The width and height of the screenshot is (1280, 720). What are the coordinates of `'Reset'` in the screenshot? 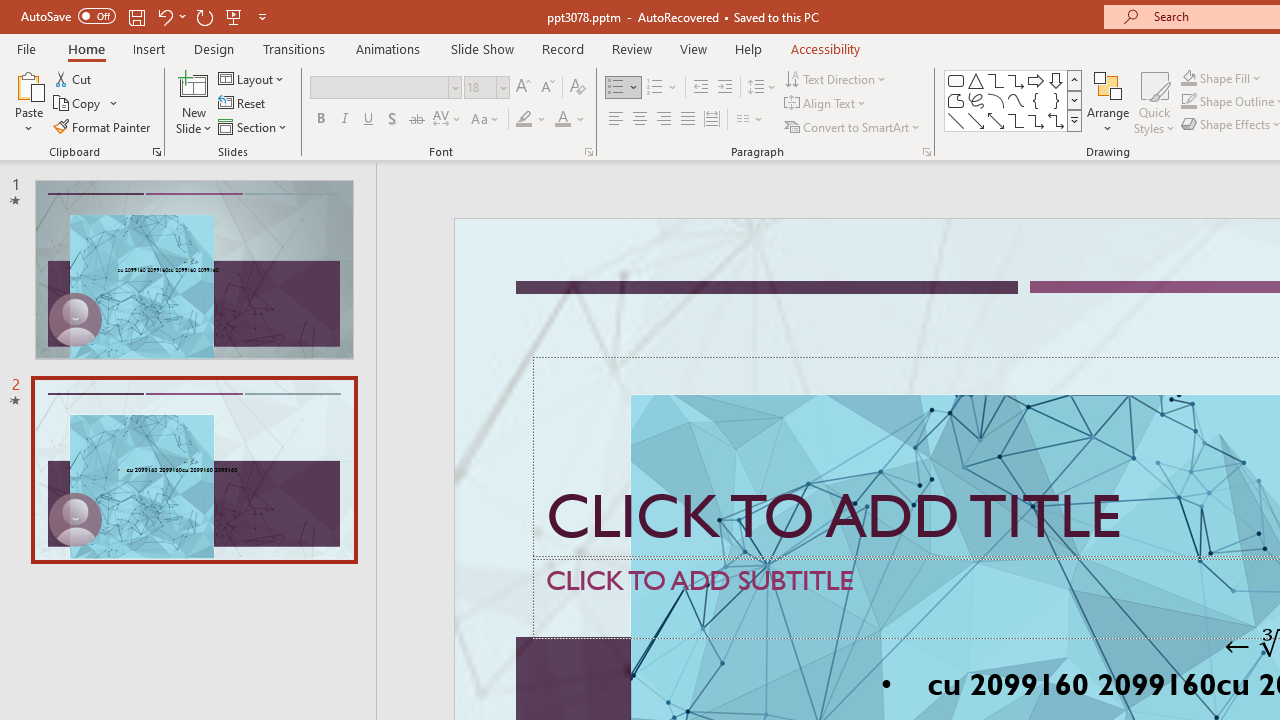 It's located at (242, 103).